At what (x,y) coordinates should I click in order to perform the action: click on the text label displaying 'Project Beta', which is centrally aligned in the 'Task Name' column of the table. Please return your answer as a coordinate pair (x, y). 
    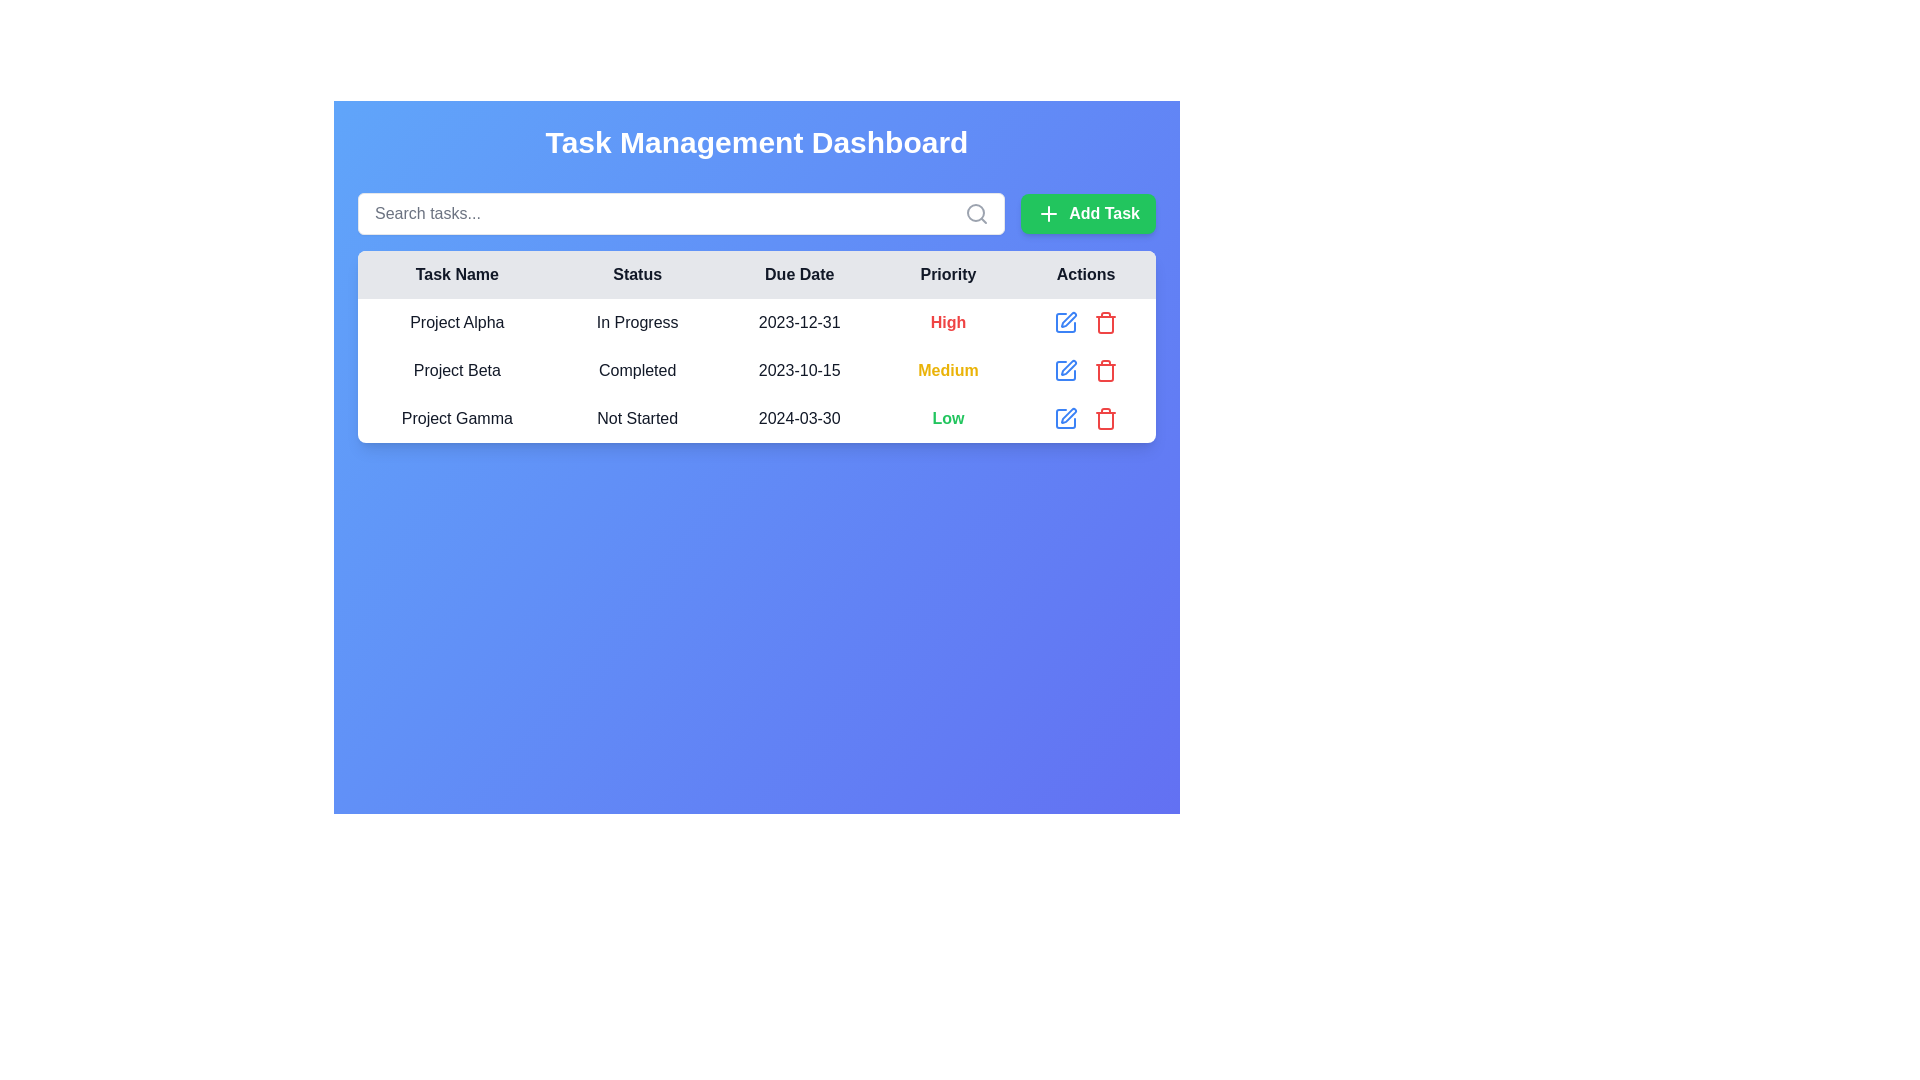
    Looking at the image, I should click on (456, 370).